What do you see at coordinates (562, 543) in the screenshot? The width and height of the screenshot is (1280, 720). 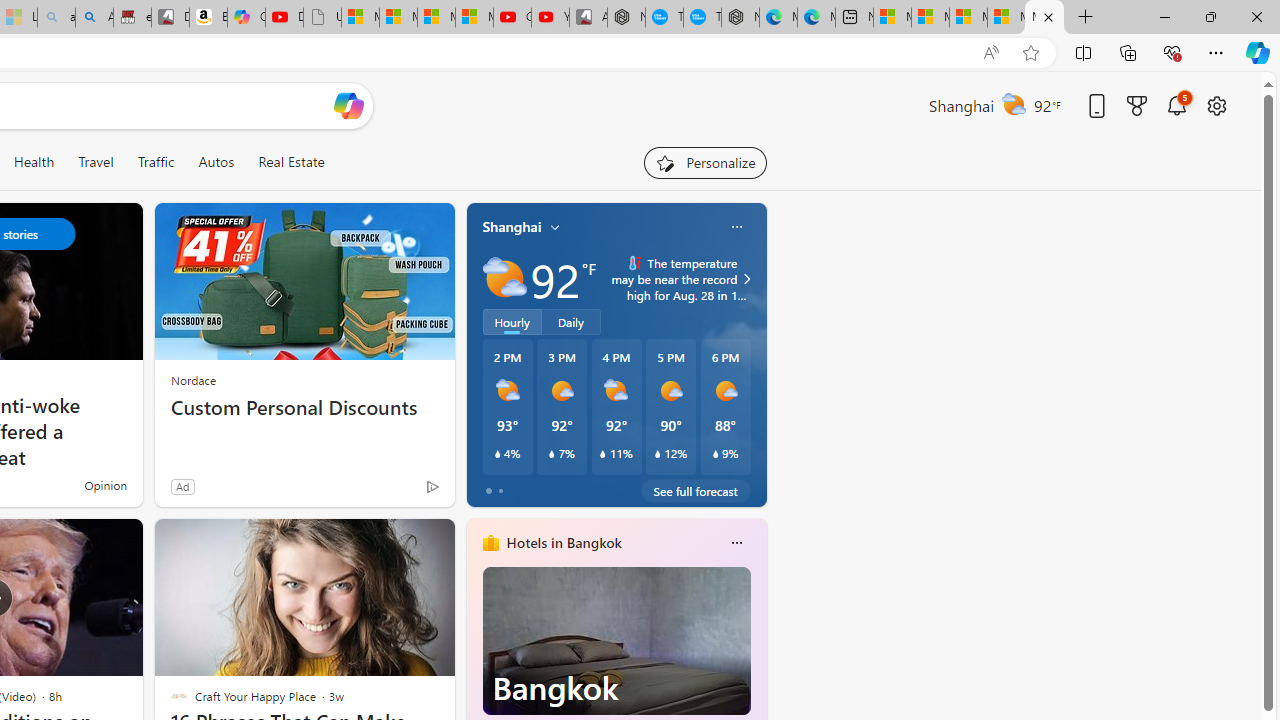 I see `'Hotels in Bangkok'` at bounding box center [562, 543].